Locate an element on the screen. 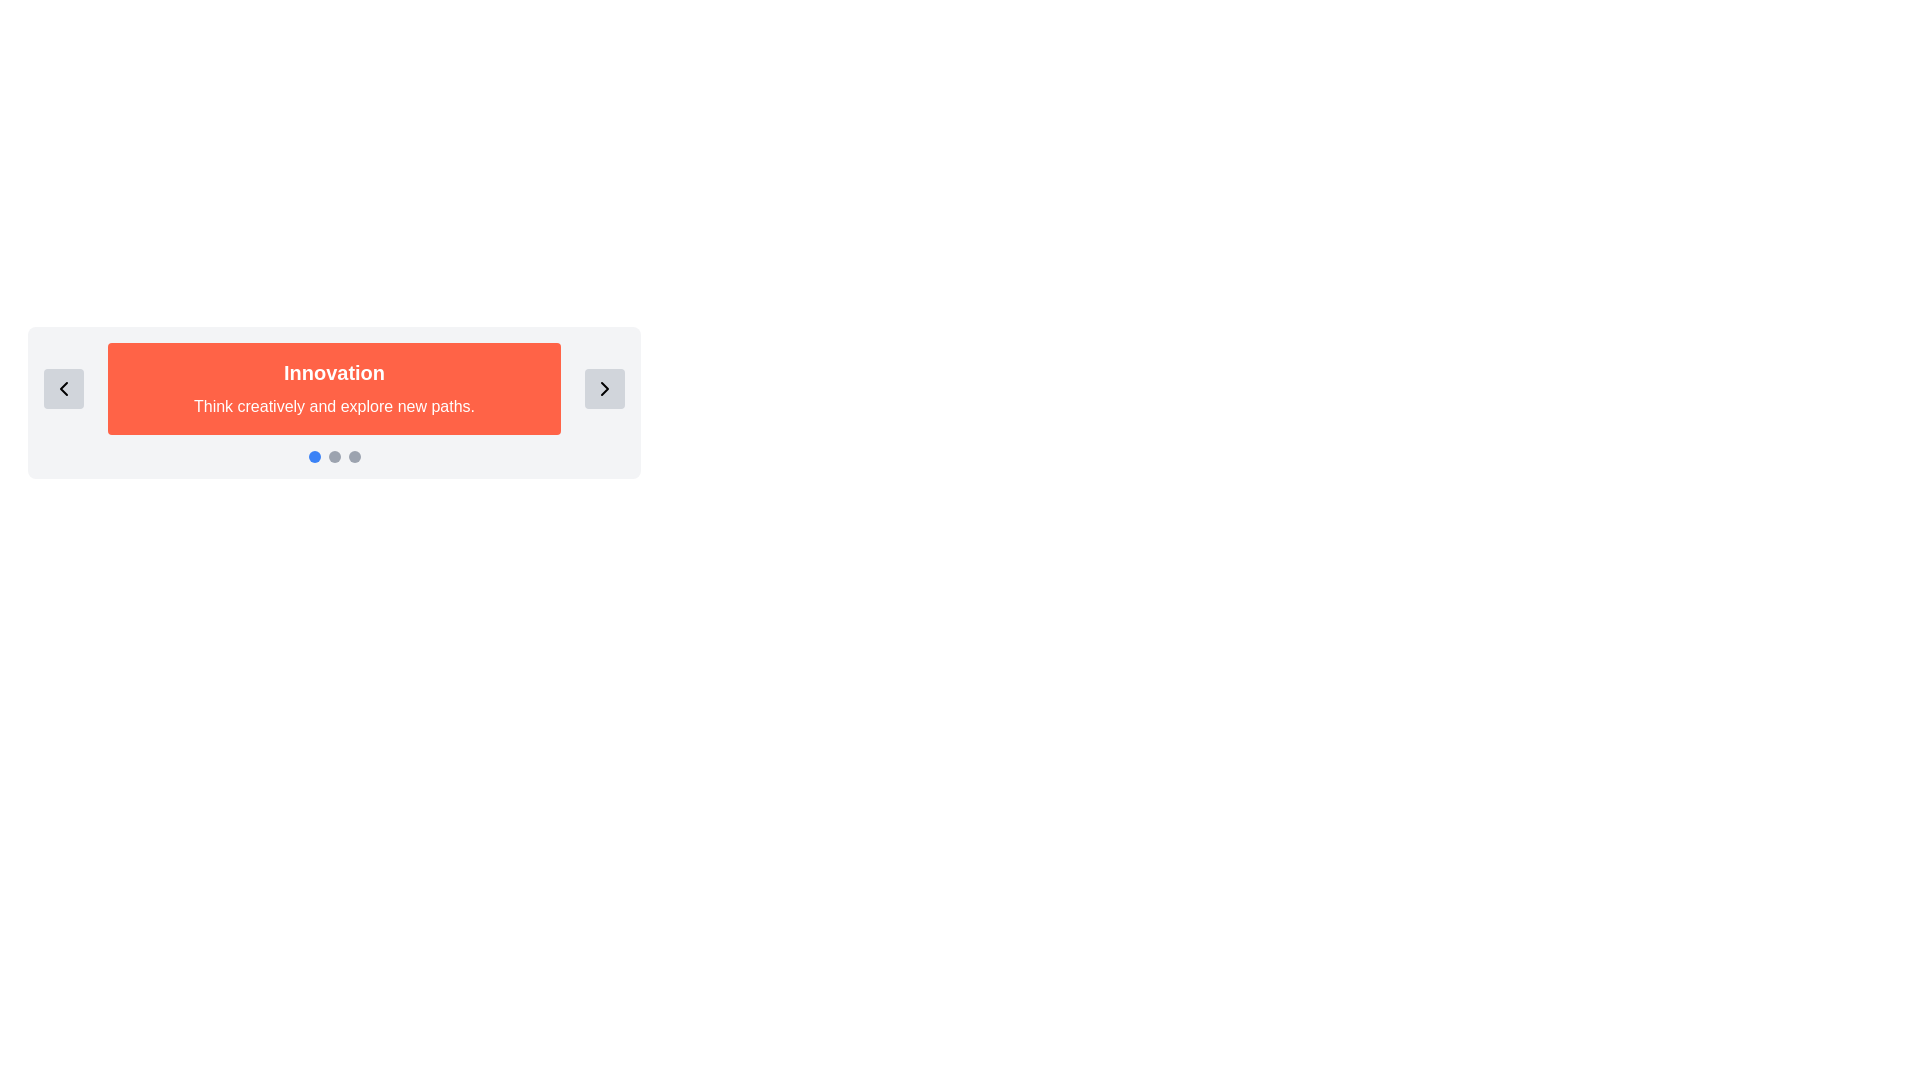 This screenshot has width=1920, height=1080. the first circular indicator located at the bottom center of the carousel is located at coordinates (313, 456).